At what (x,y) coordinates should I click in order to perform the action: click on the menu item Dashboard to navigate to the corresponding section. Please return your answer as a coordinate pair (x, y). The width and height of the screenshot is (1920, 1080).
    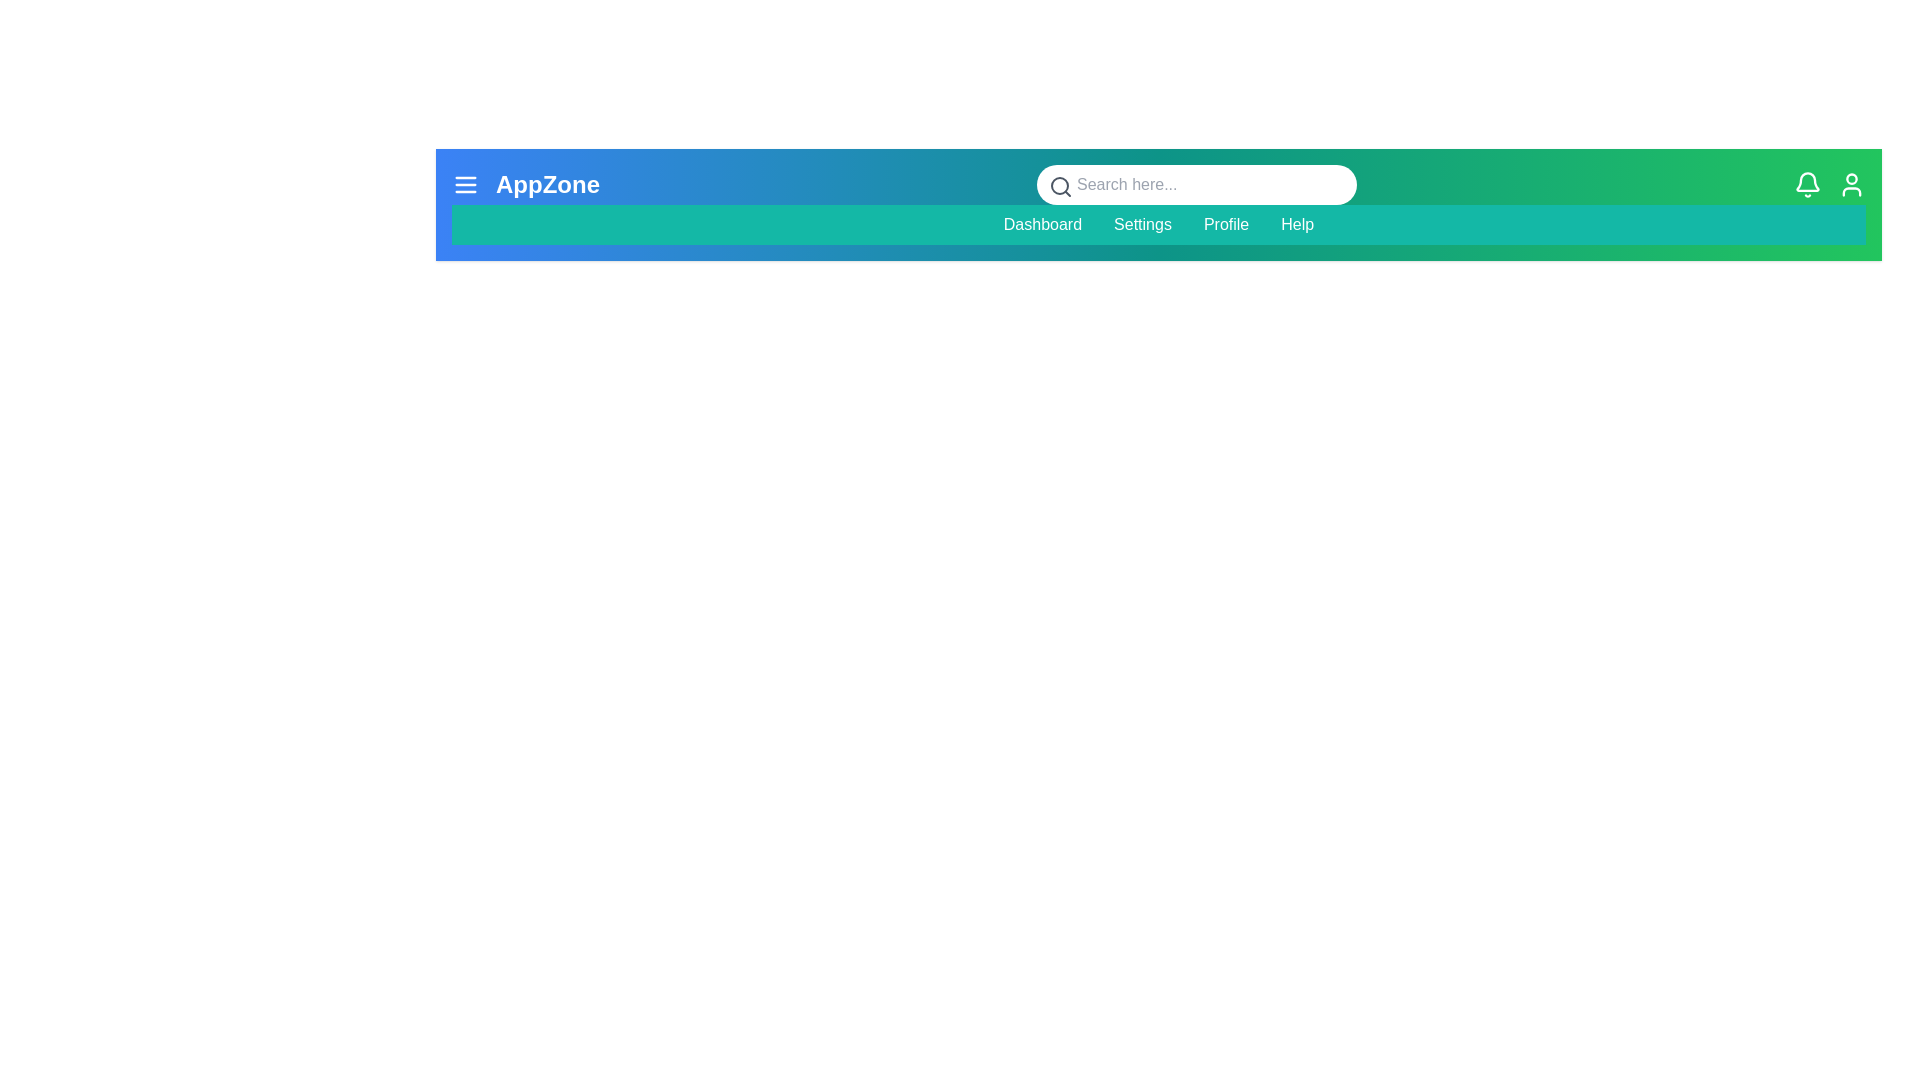
    Looking at the image, I should click on (1041, 224).